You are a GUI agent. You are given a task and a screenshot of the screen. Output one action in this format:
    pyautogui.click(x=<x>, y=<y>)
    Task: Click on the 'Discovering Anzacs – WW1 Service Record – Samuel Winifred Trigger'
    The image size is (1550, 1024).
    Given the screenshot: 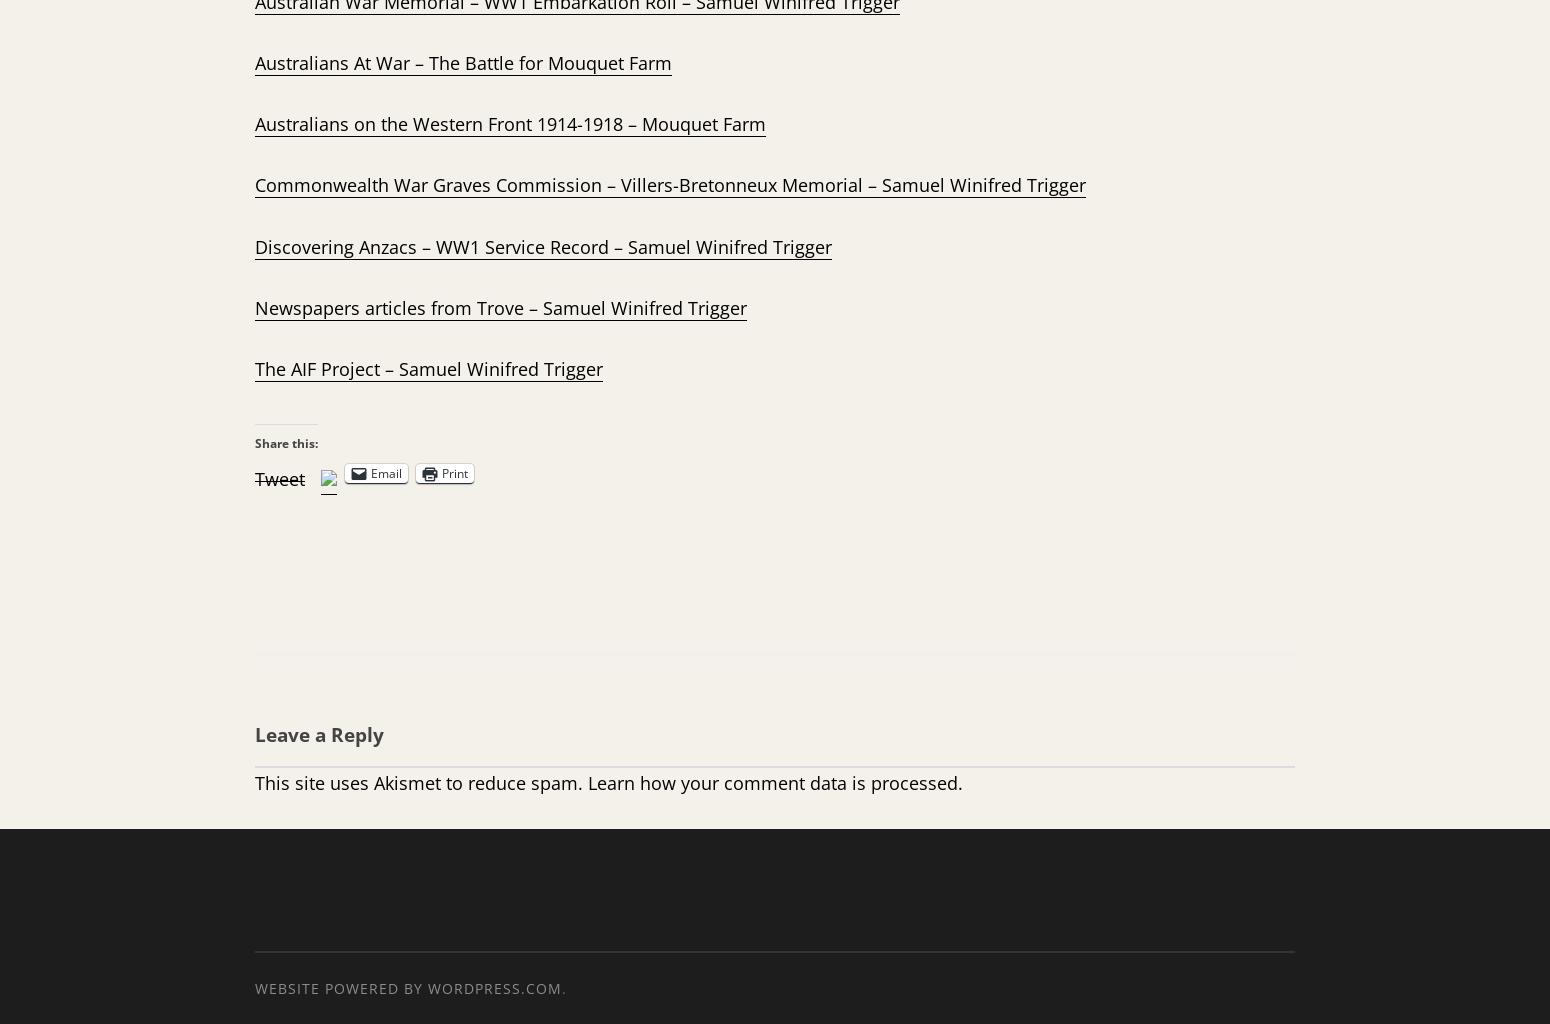 What is the action you would take?
    pyautogui.click(x=542, y=244)
    